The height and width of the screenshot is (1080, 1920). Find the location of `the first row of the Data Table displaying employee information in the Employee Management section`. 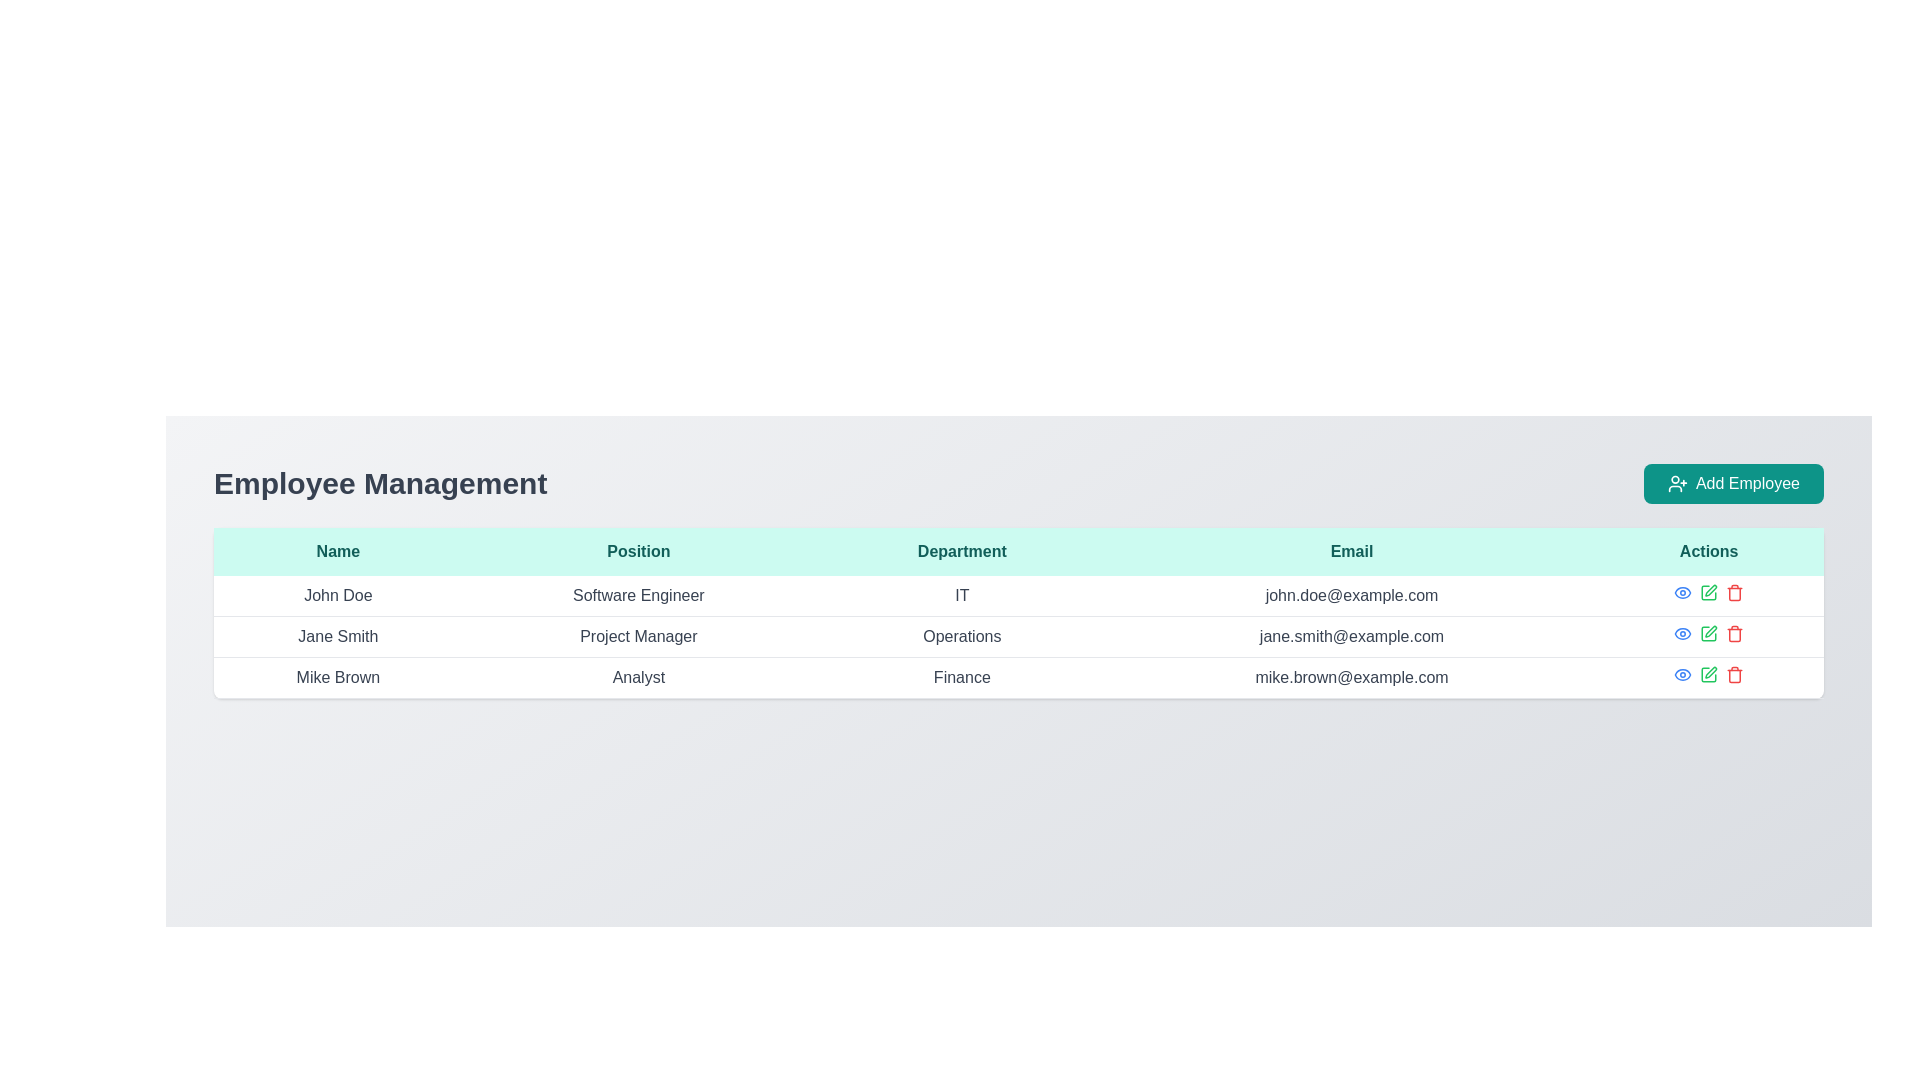

the first row of the Data Table displaying employee information in the Employee Management section is located at coordinates (1018, 595).